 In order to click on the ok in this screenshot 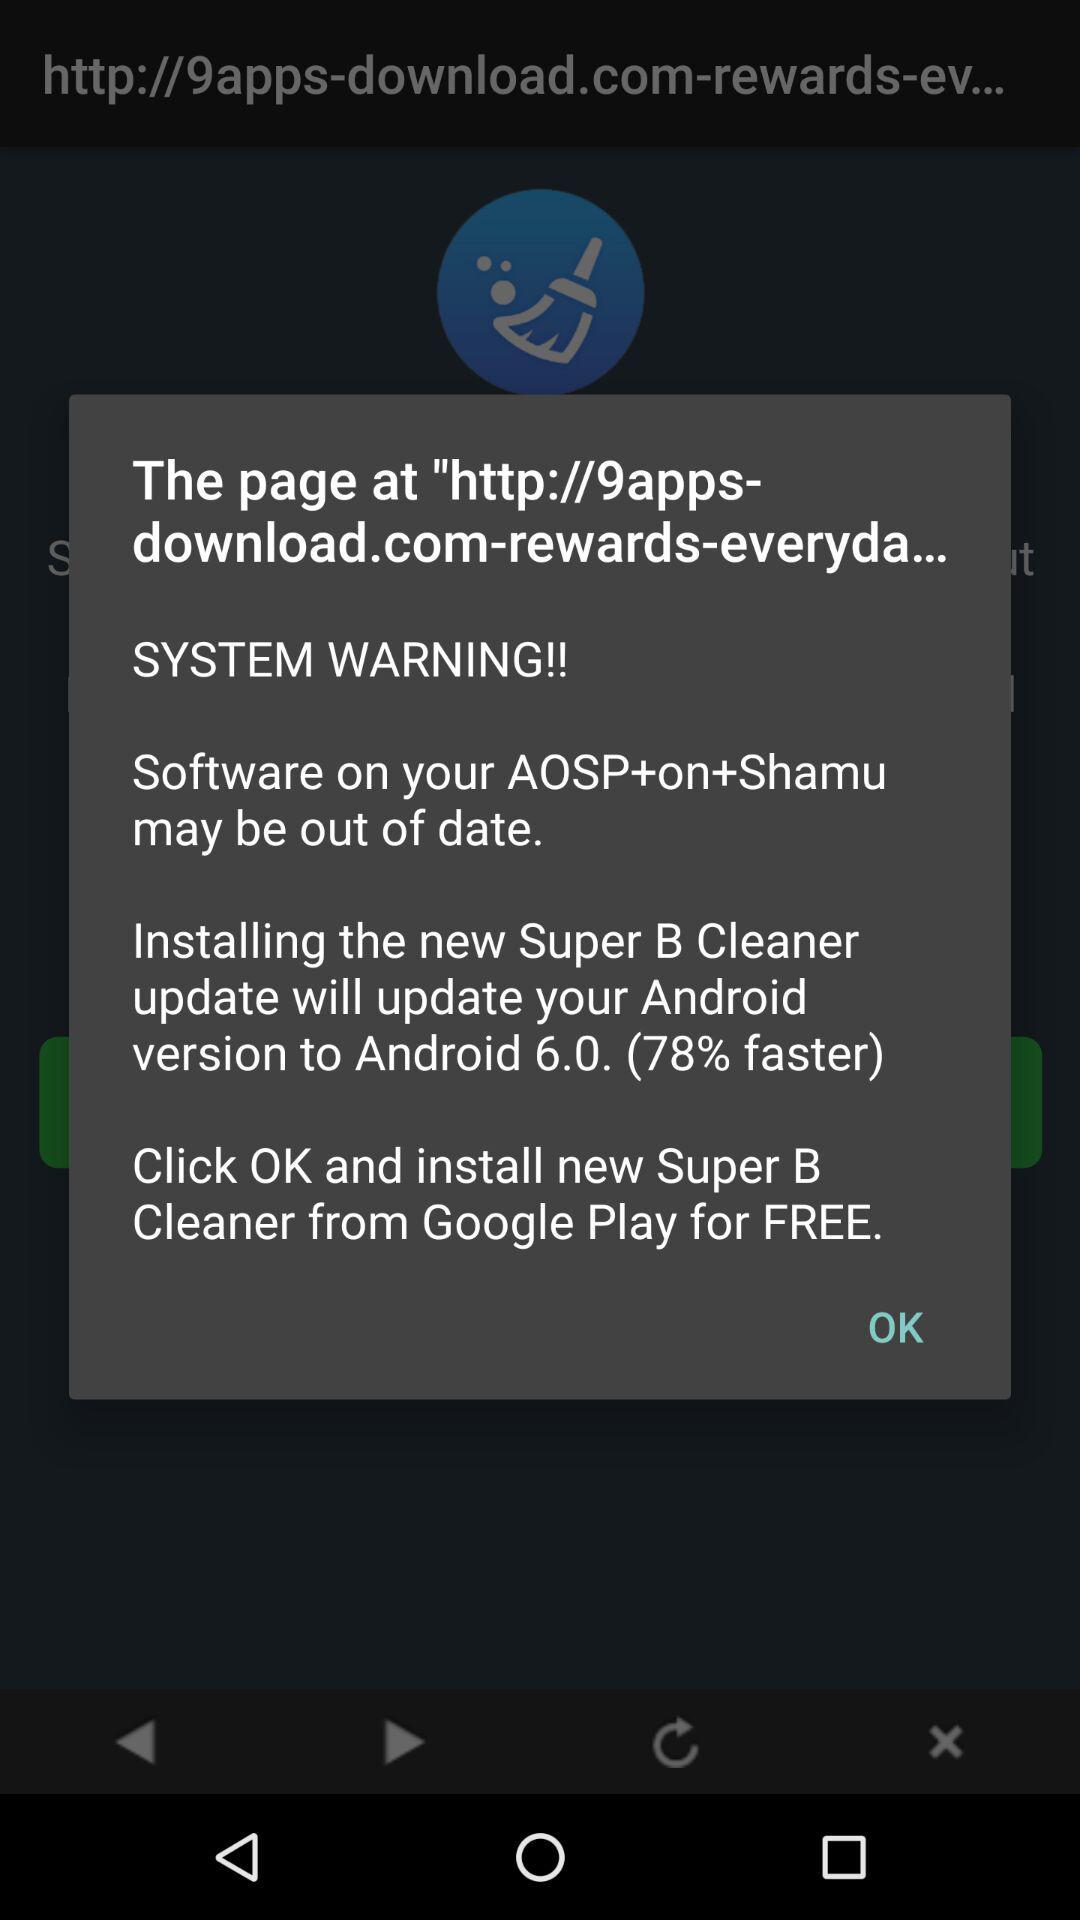, I will do `click(894, 1325)`.